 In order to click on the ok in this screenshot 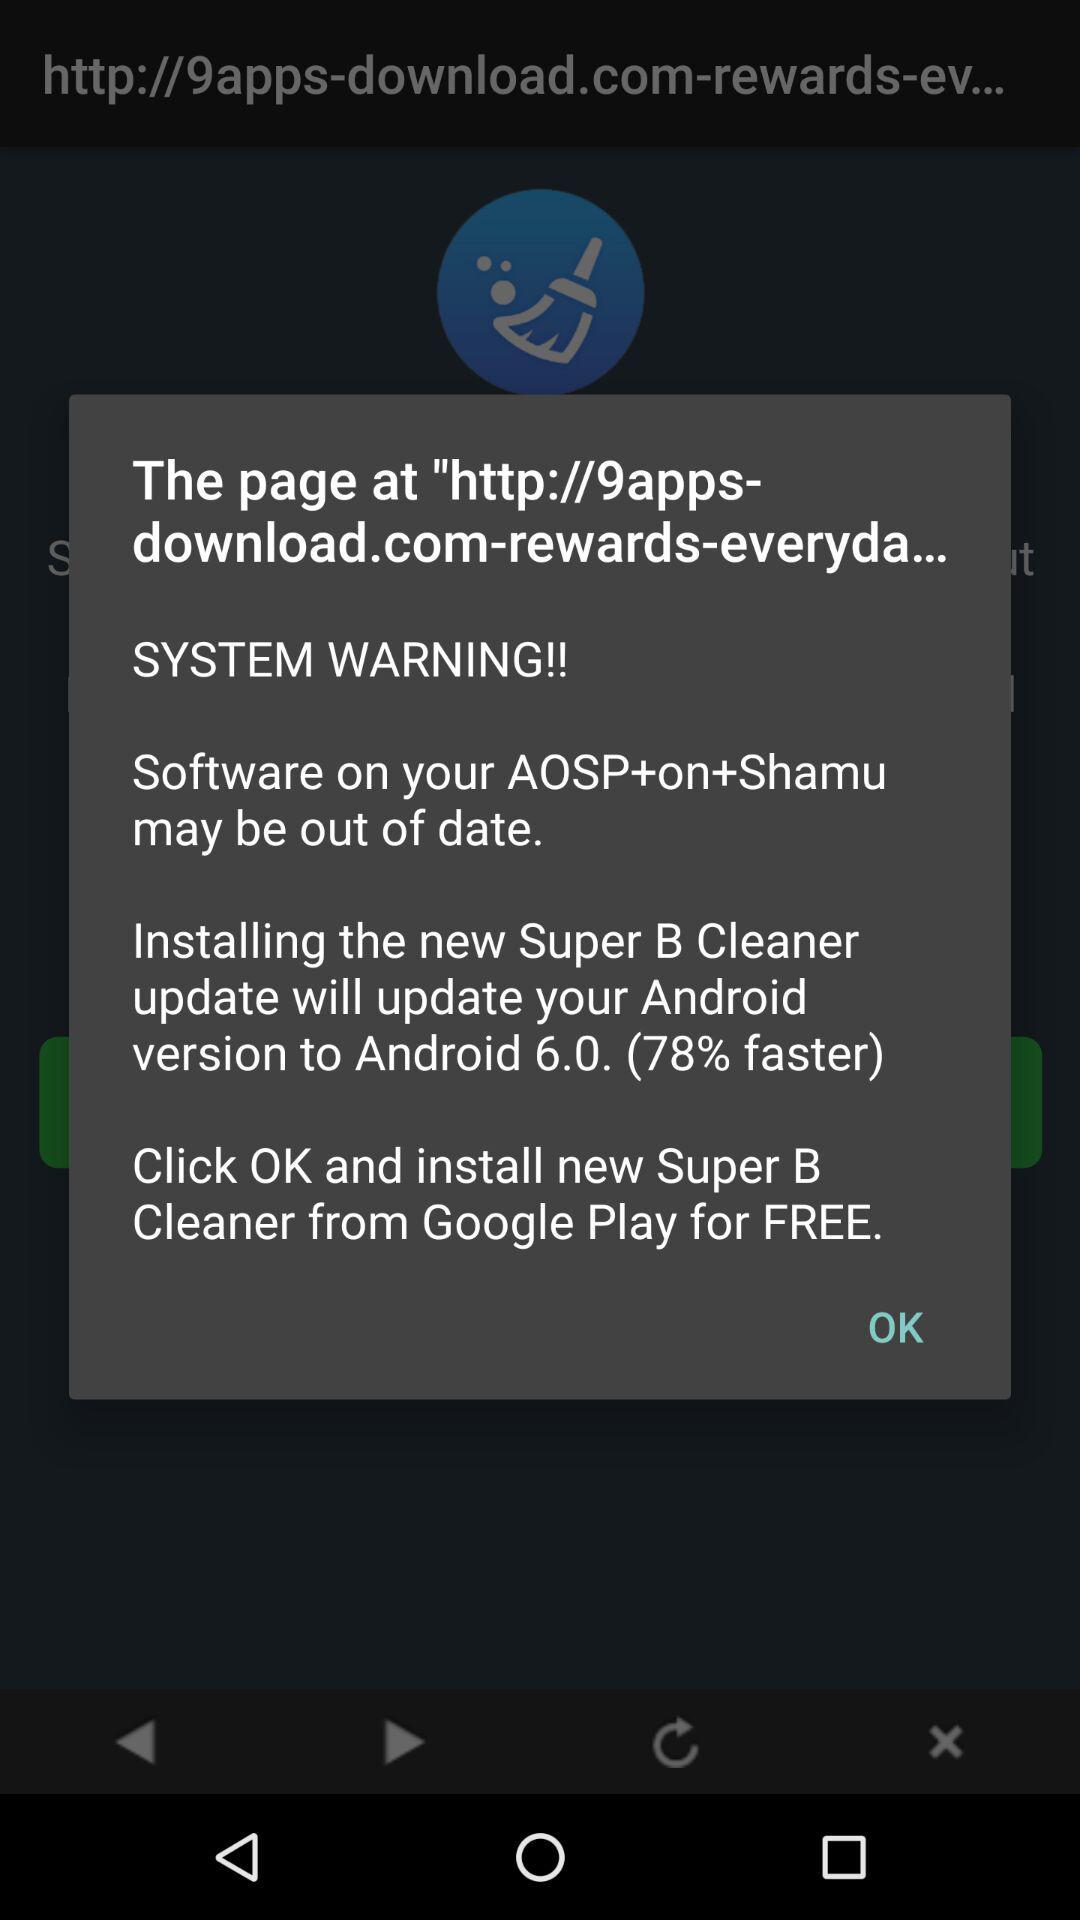, I will do `click(894, 1325)`.